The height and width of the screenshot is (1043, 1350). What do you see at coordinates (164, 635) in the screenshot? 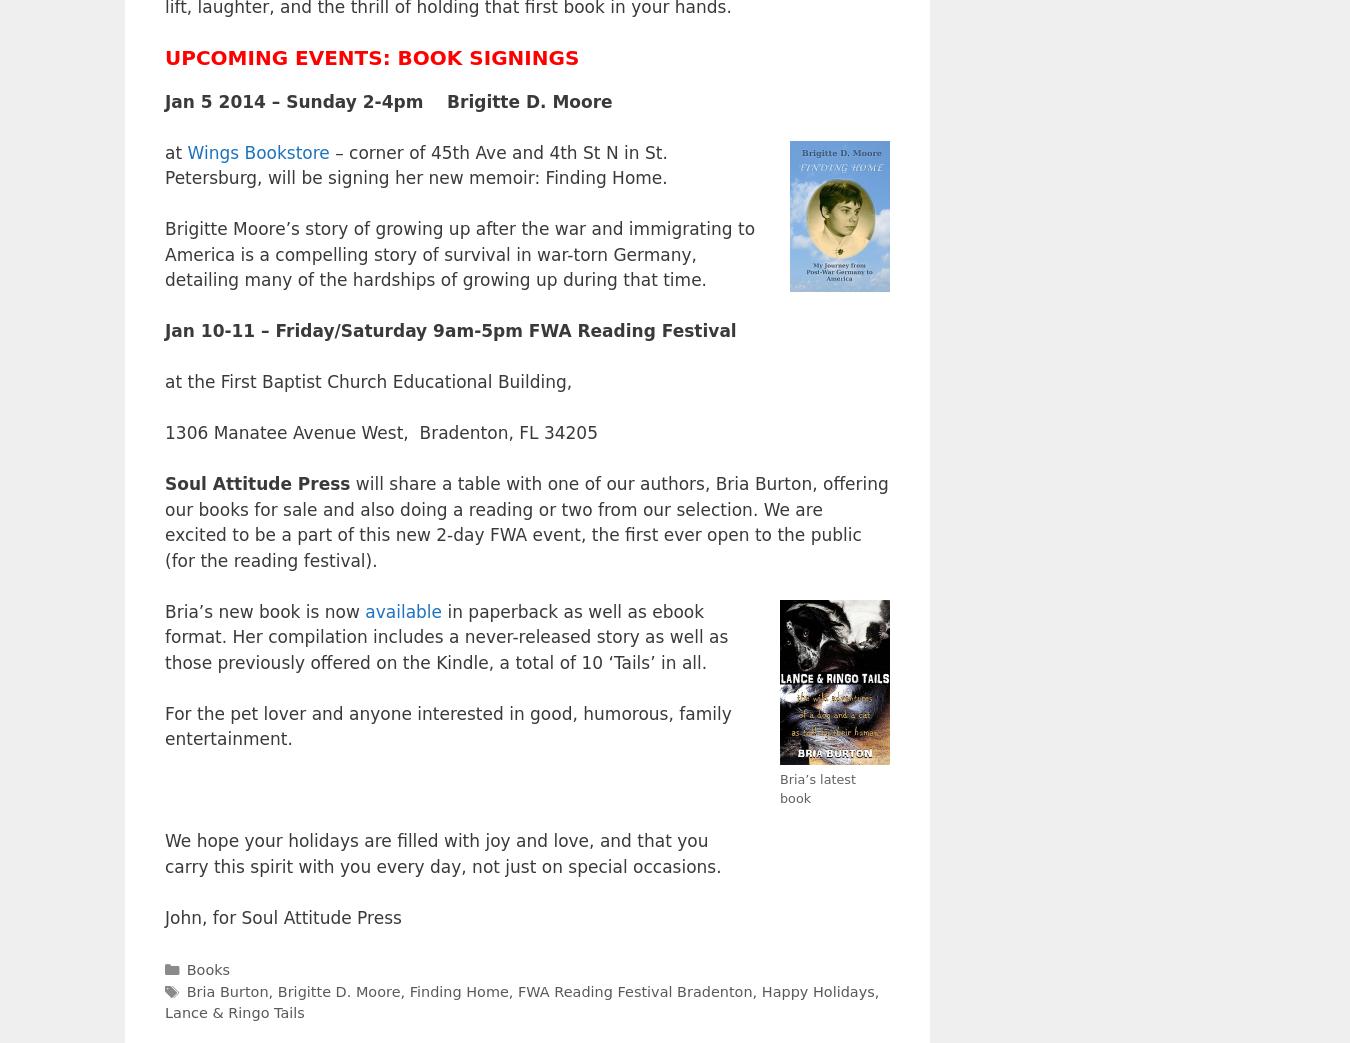
I see `'in paperback as well as ebook format. Her compilation includes a never-released story as well as those previously offered on the Kindle, a total of 10 ‘Tails’ in all.'` at bounding box center [164, 635].